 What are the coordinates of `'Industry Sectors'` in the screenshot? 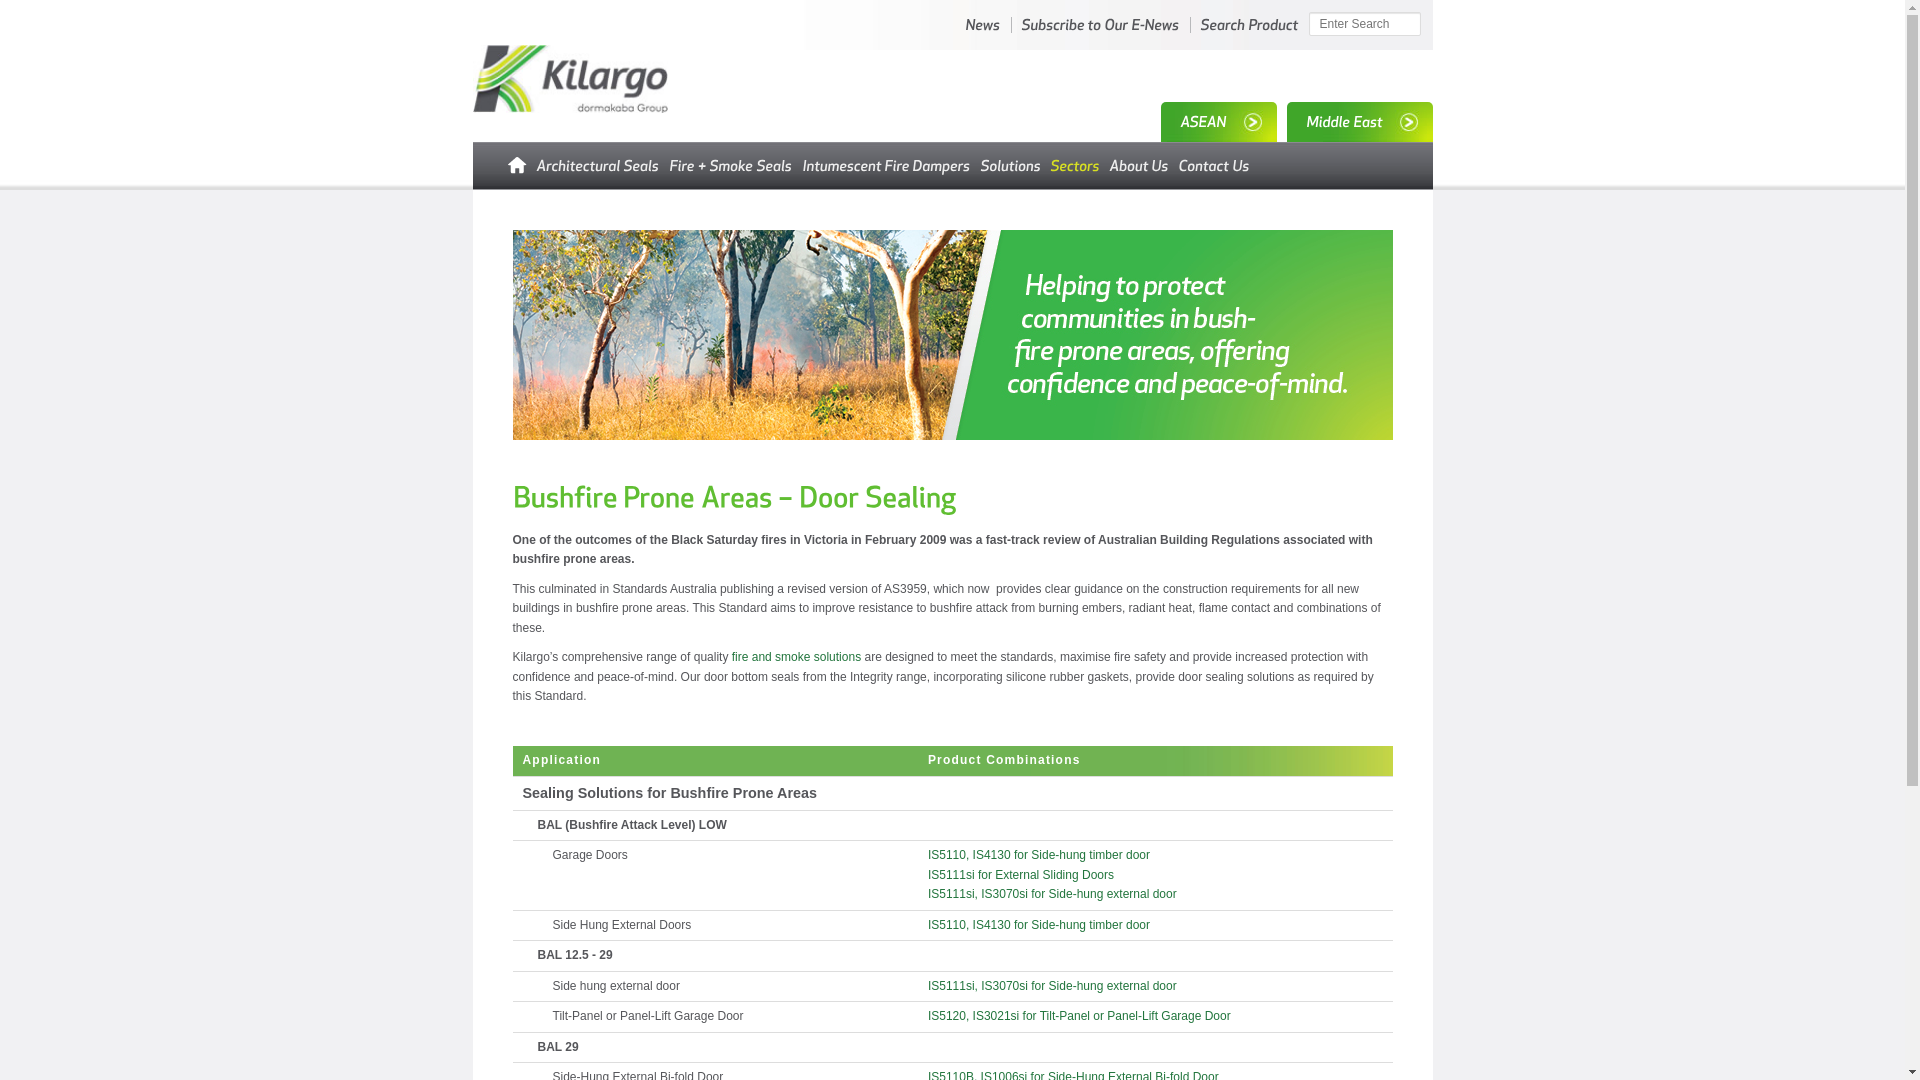 It's located at (1045, 164).